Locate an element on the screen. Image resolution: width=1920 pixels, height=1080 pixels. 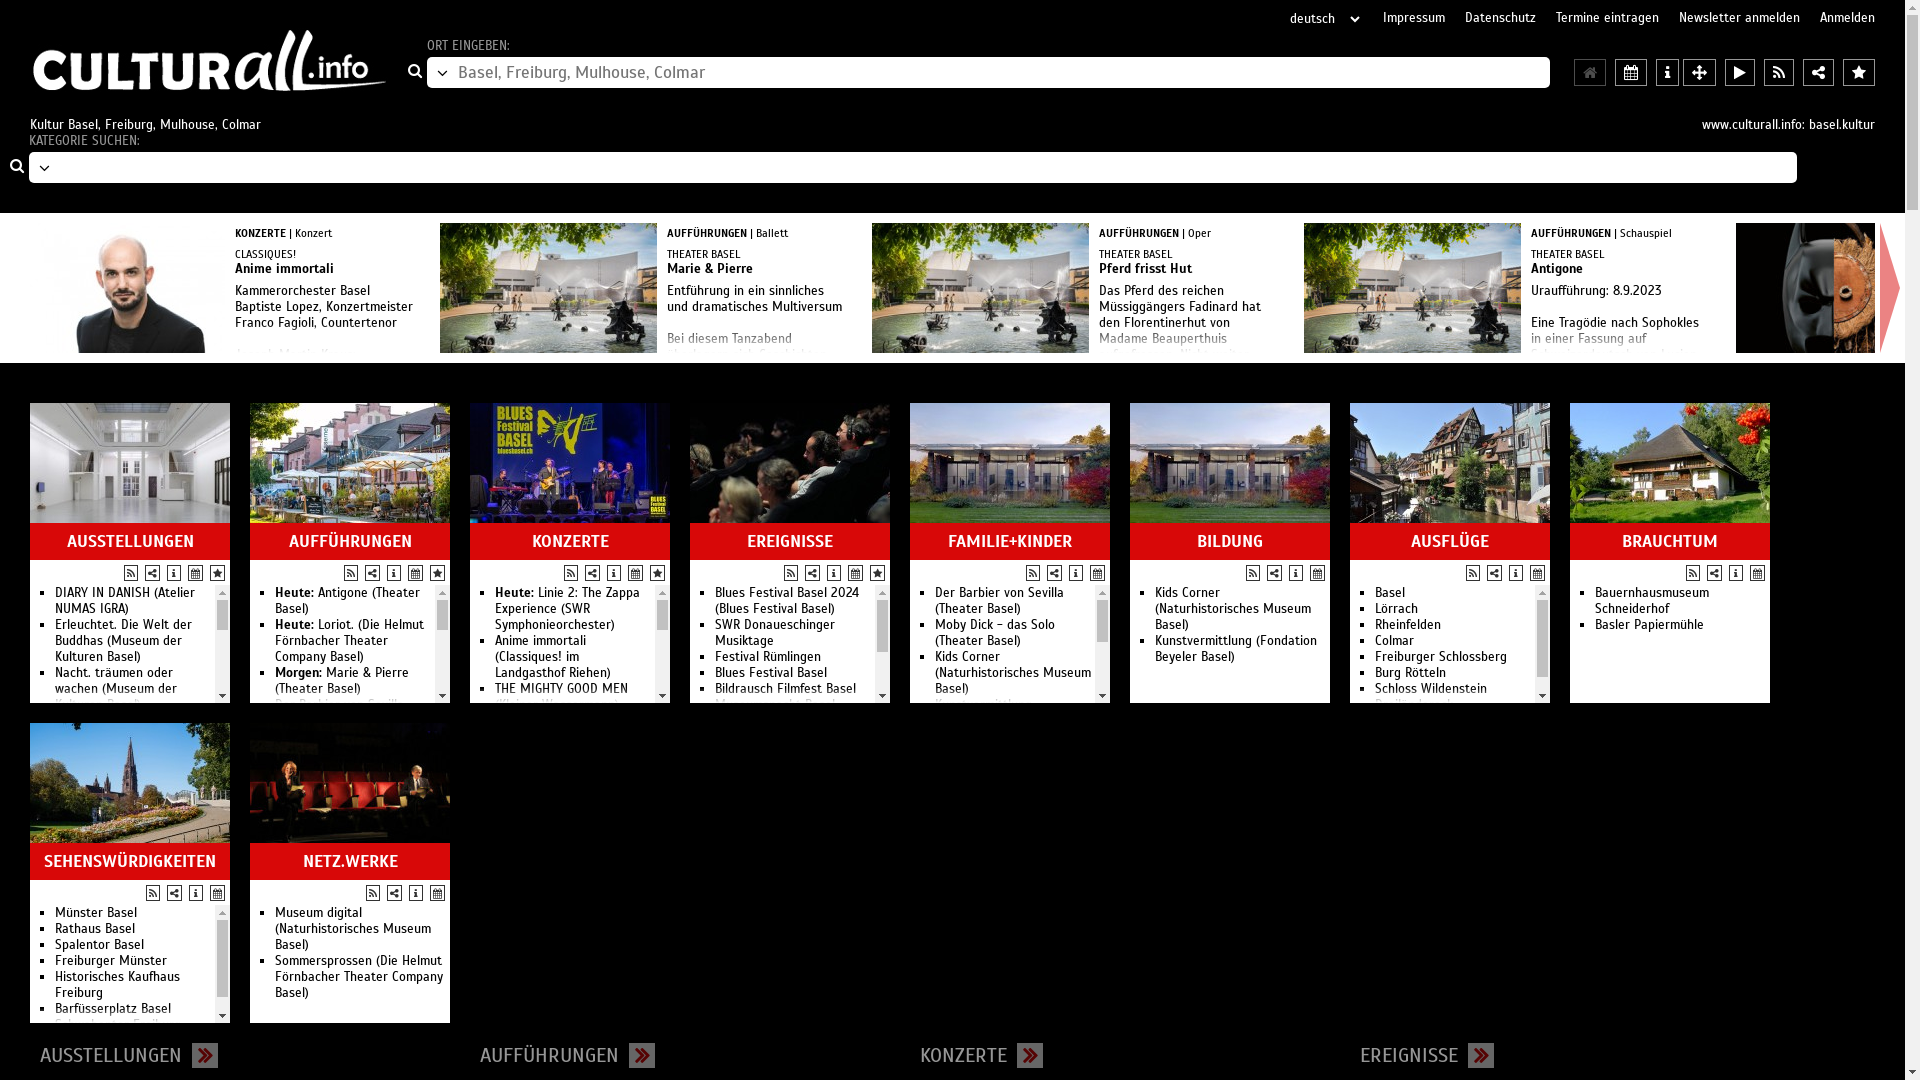
'NETZ.WERKE' is located at coordinates (253, 860).